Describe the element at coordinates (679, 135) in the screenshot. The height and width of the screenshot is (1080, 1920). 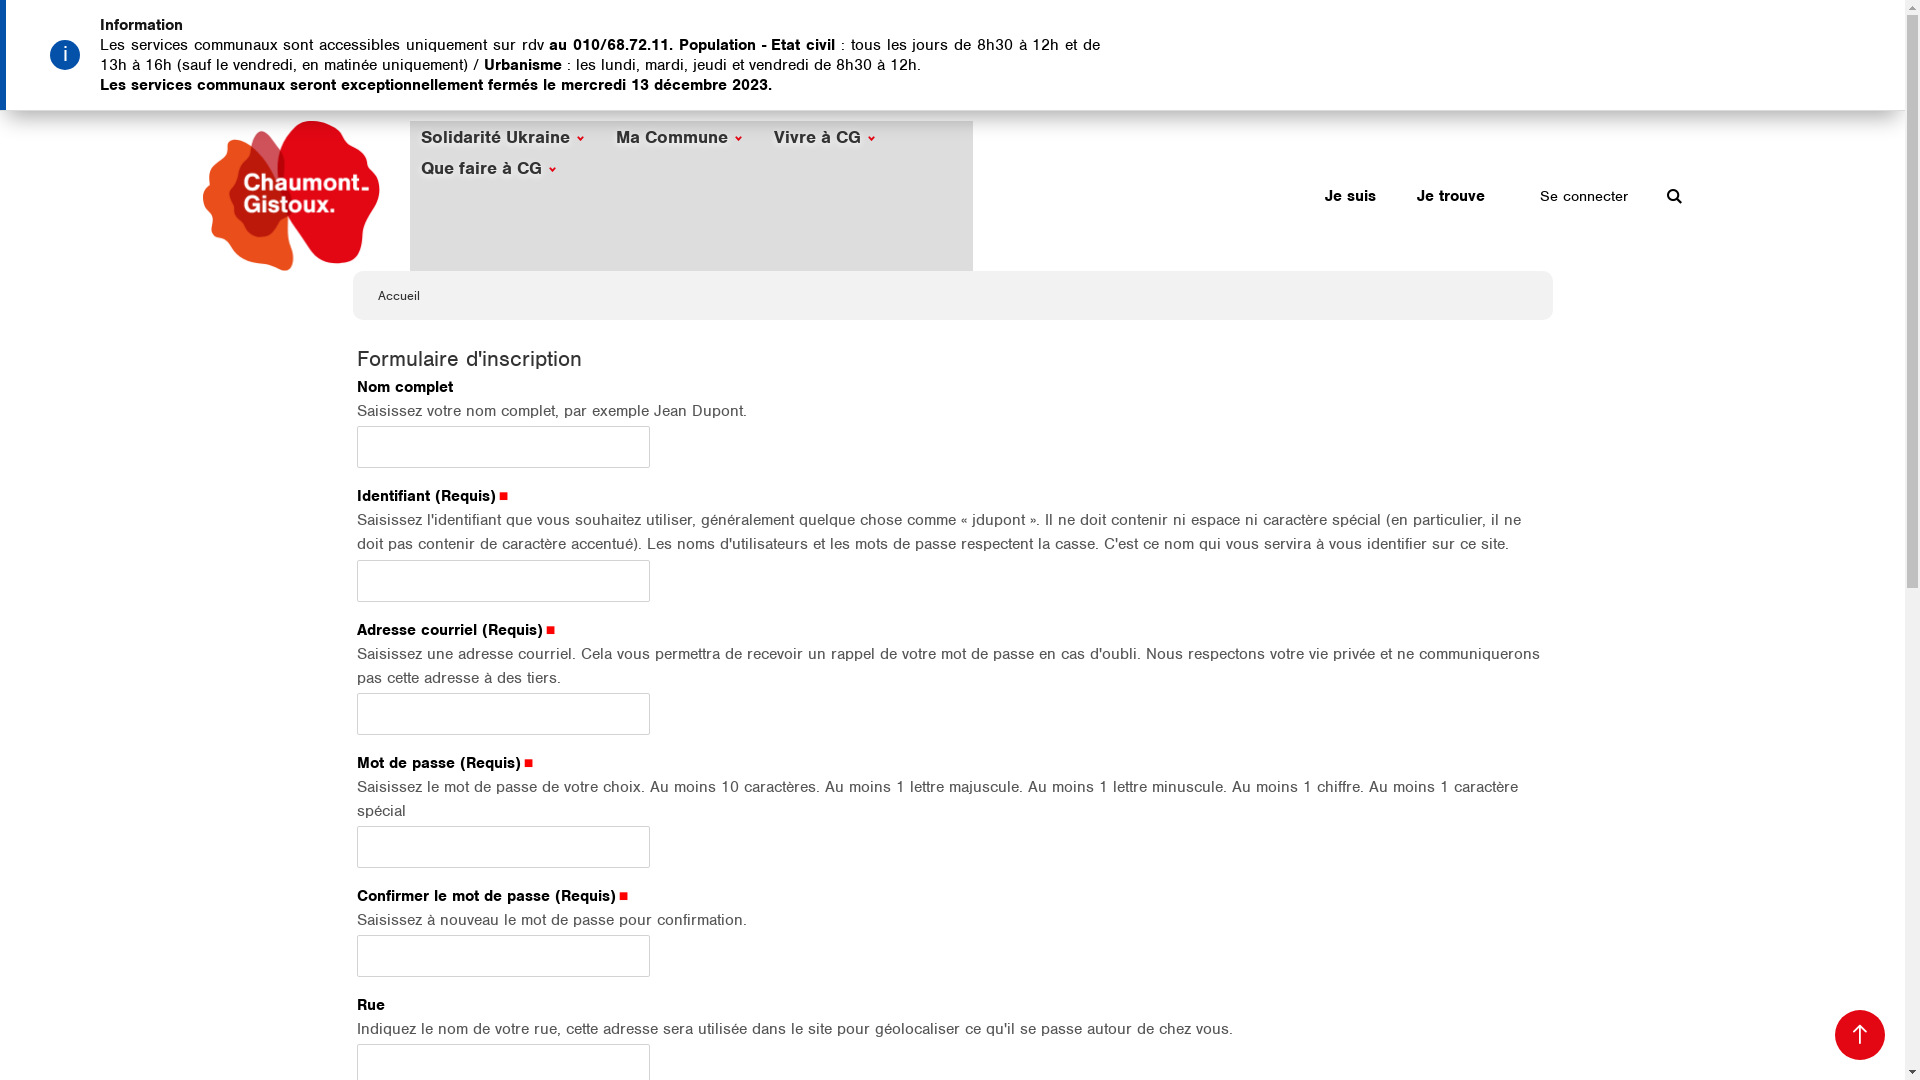
I see `'Ma Commune'` at that location.